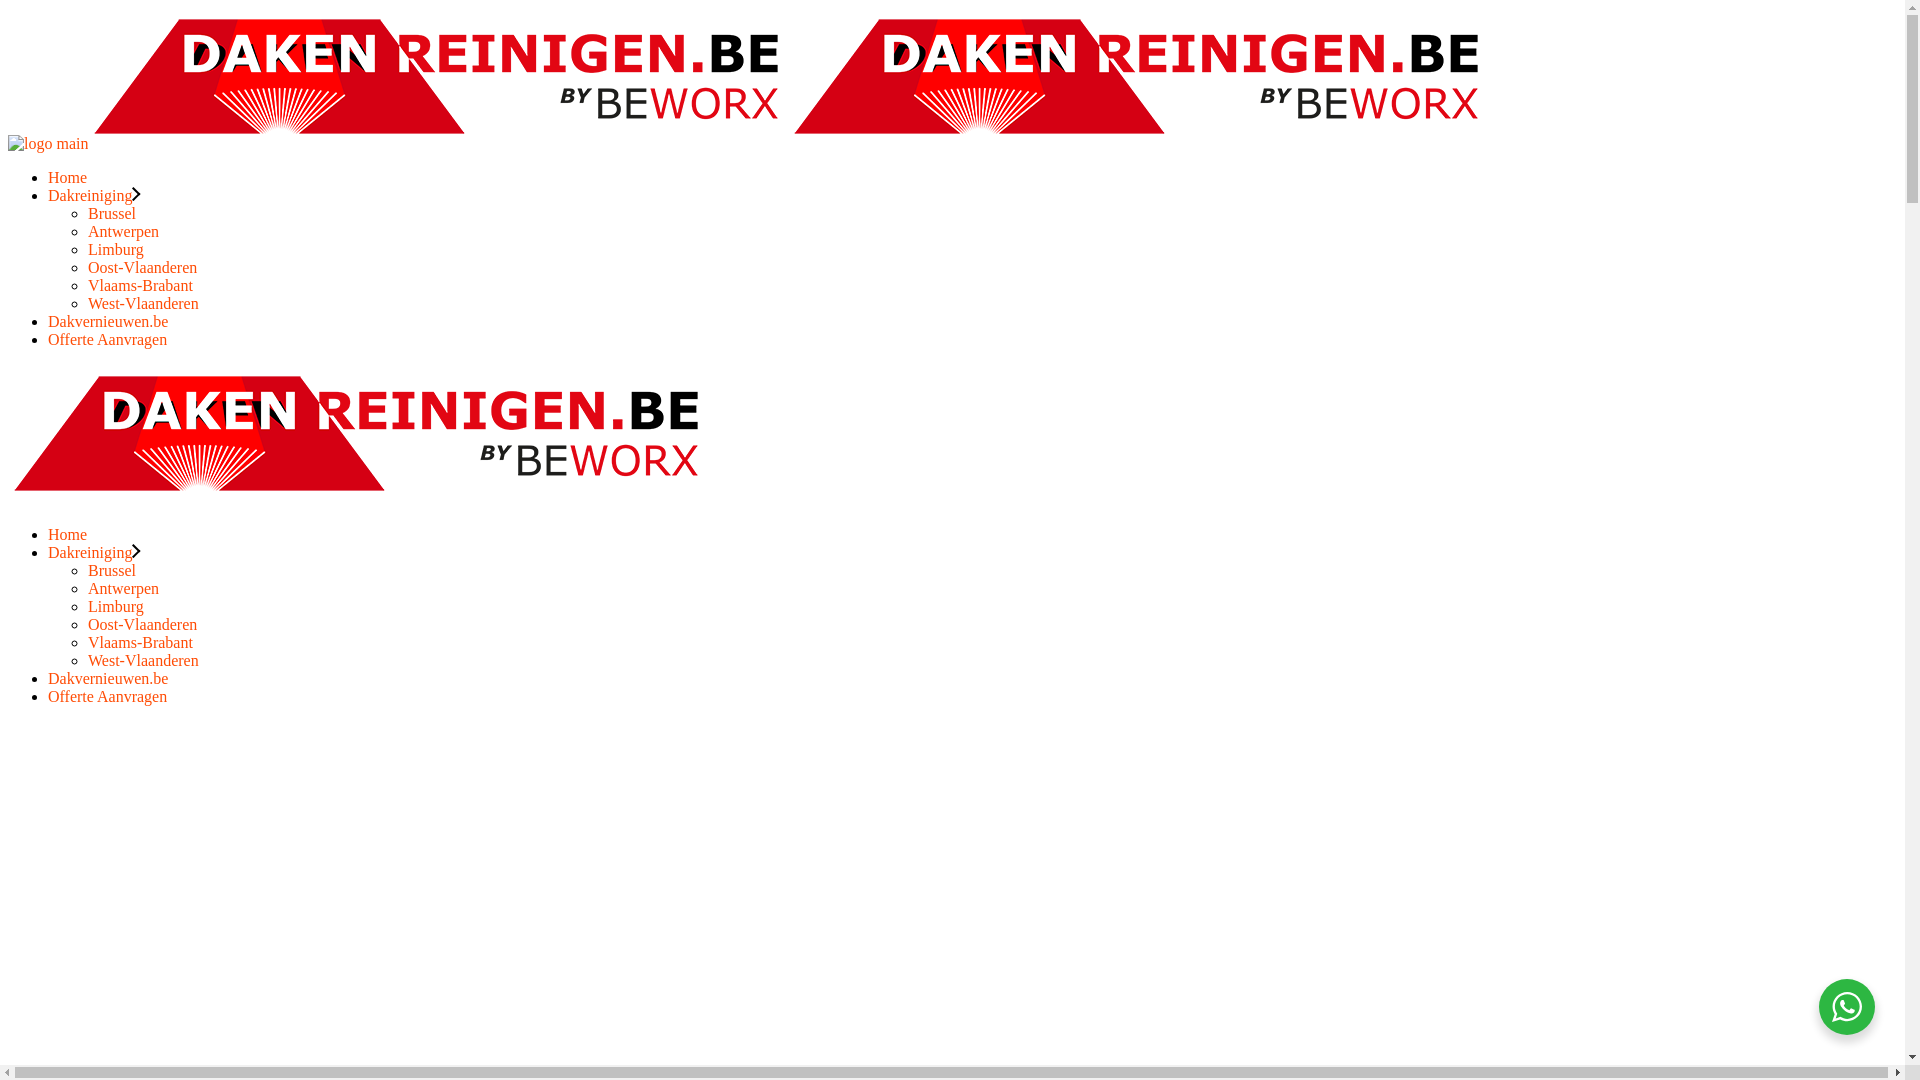 Image resolution: width=1920 pixels, height=1080 pixels. Describe the element at coordinates (139, 285) in the screenshot. I see `'Vlaams-Brabant'` at that location.